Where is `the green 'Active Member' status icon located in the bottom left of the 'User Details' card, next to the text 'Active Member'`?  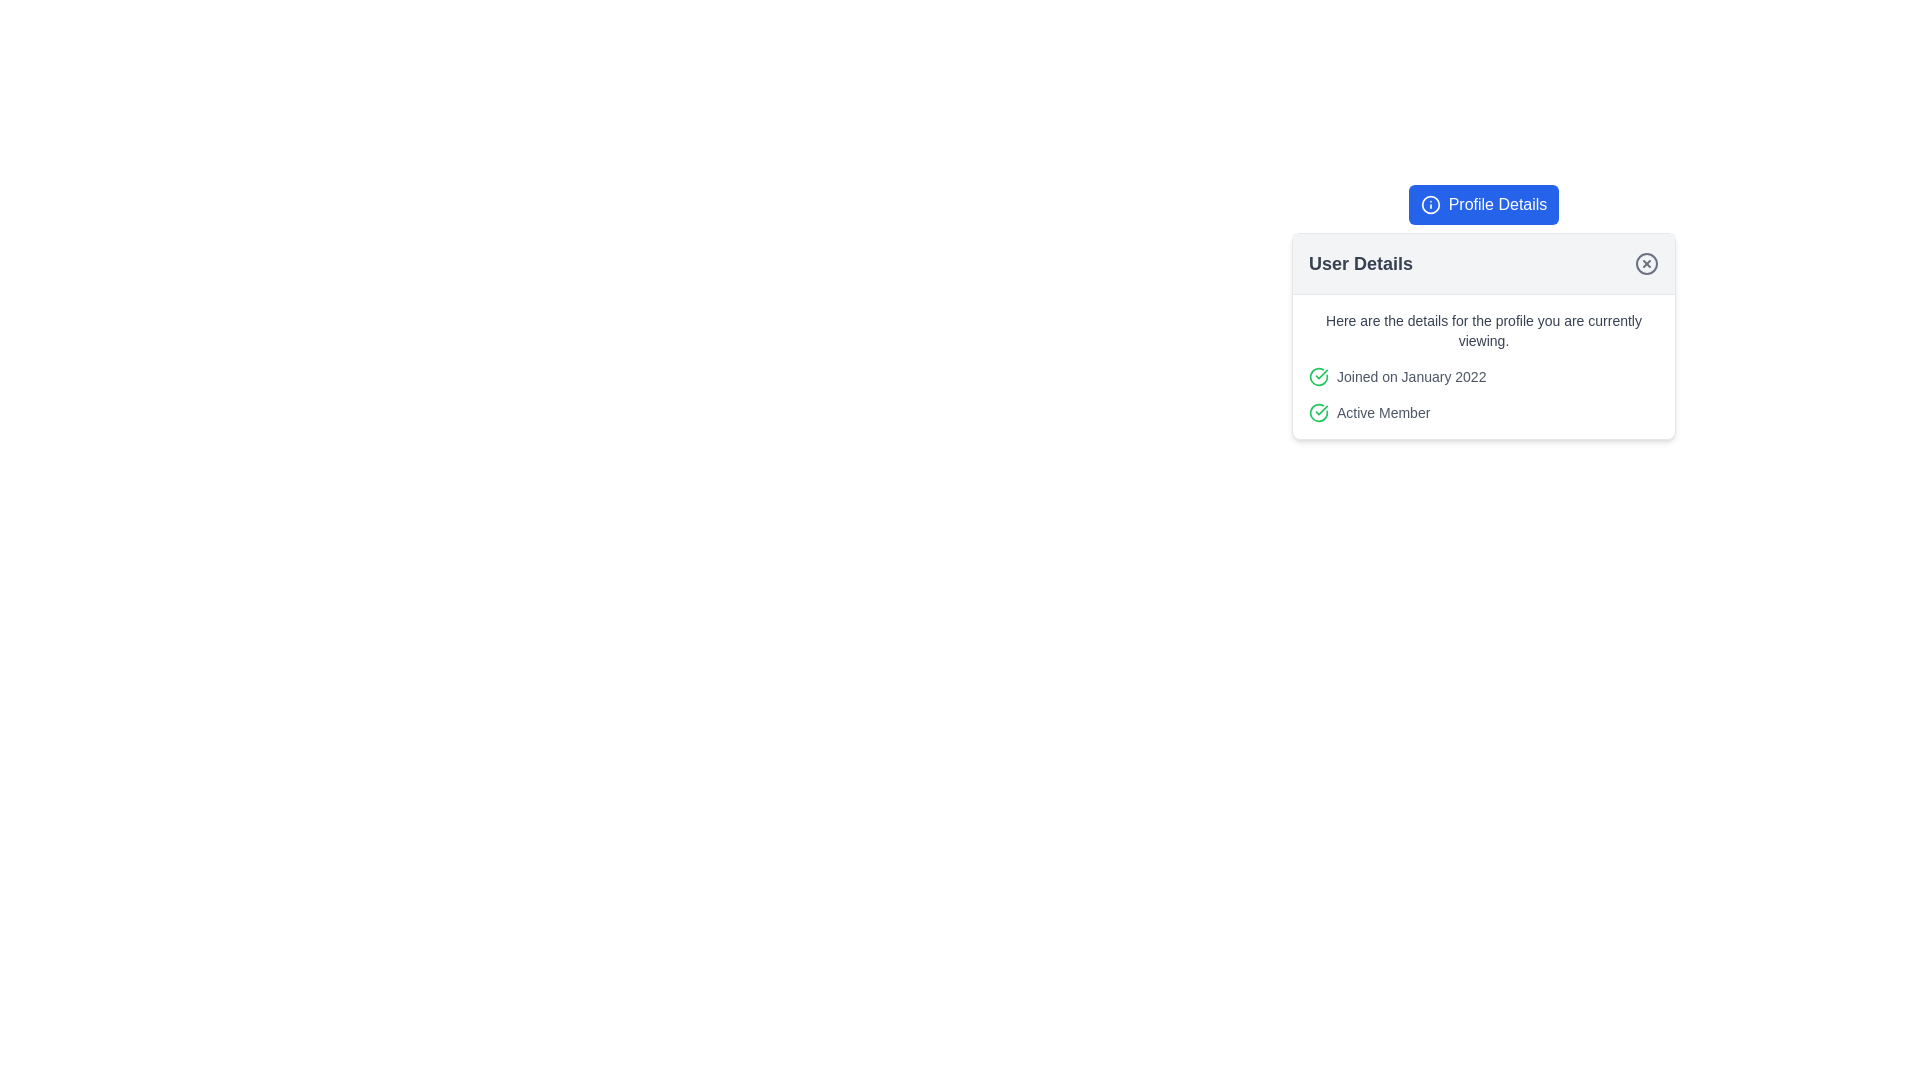
the green 'Active Member' status icon located in the bottom left of the 'User Details' card, next to the text 'Active Member' is located at coordinates (1319, 411).